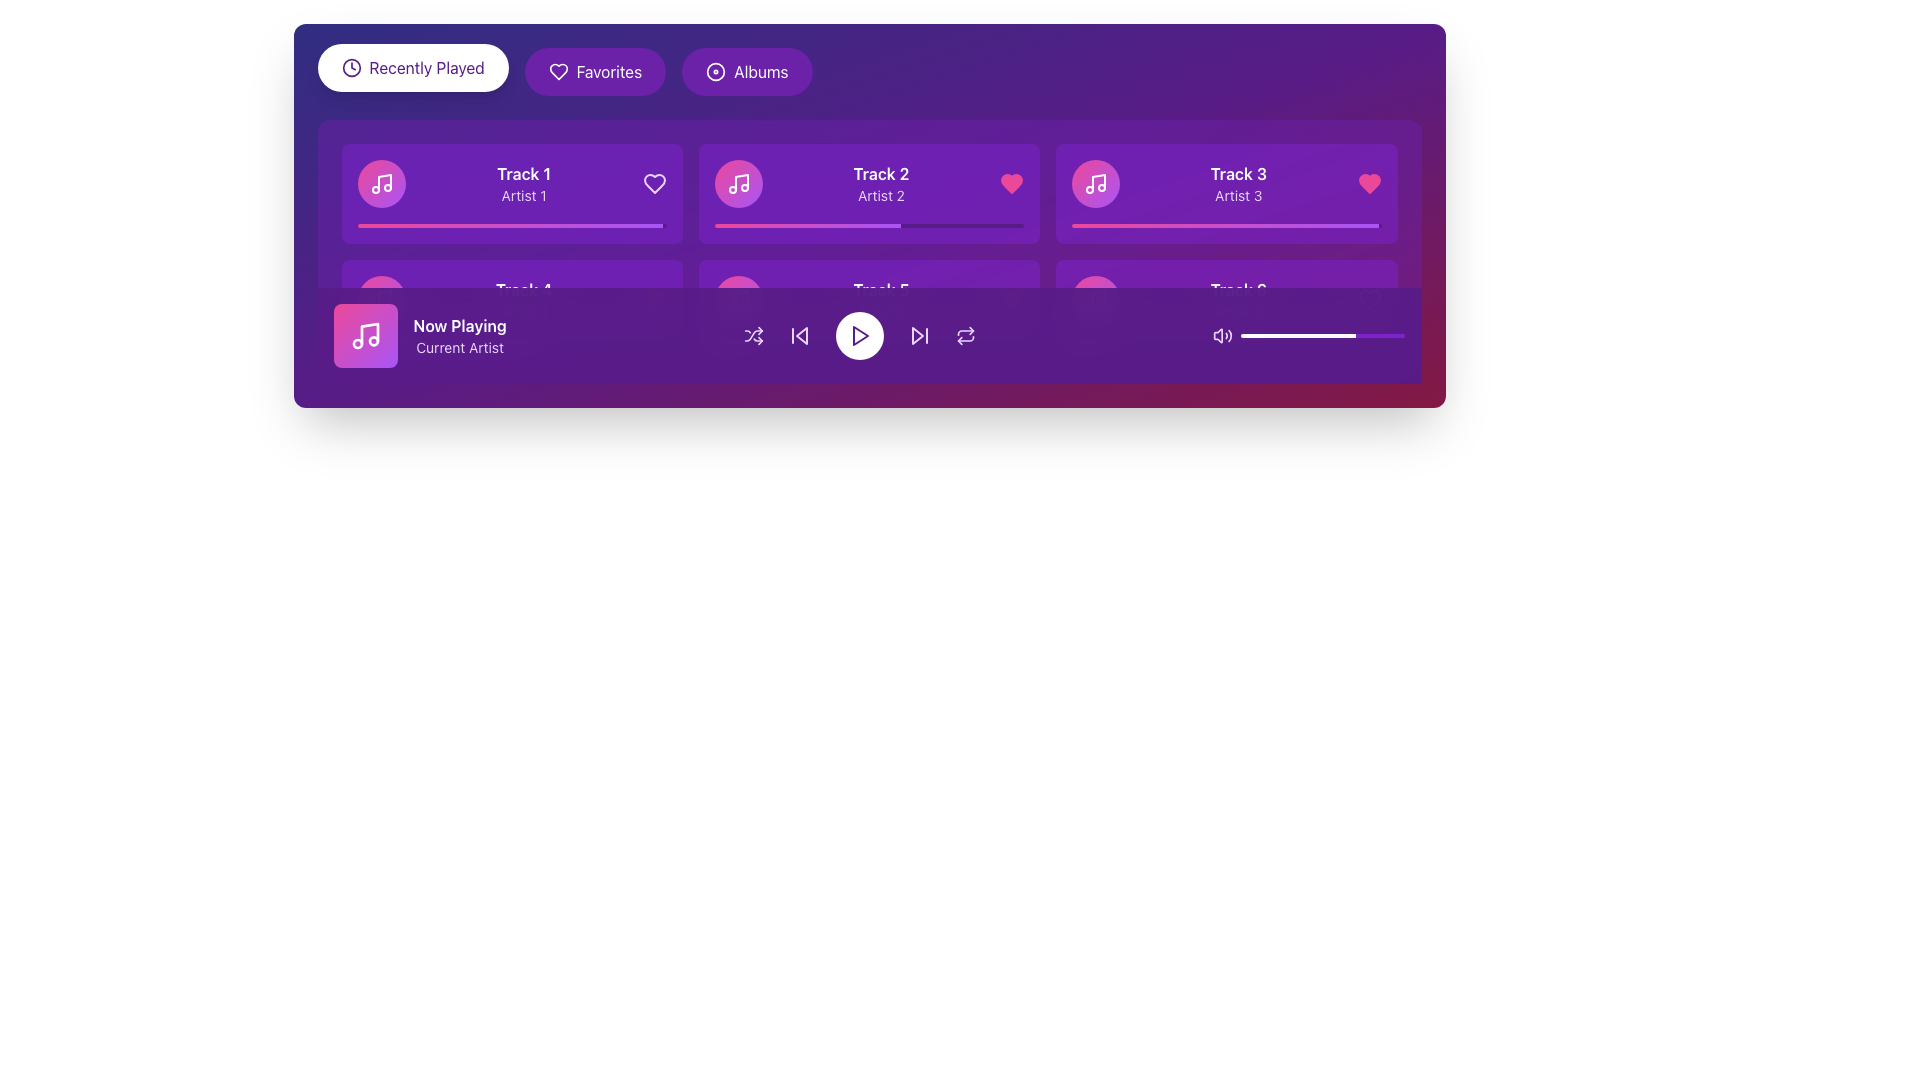 Image resolution: width=1920 pixels, height=1080 pixels. What do you see at coordinates (381, 300) in the screenshot?
I see `the circular icon with a gradient from pink to purple that contains a white musical note symbol in the center` at bounding box center [381, 300].